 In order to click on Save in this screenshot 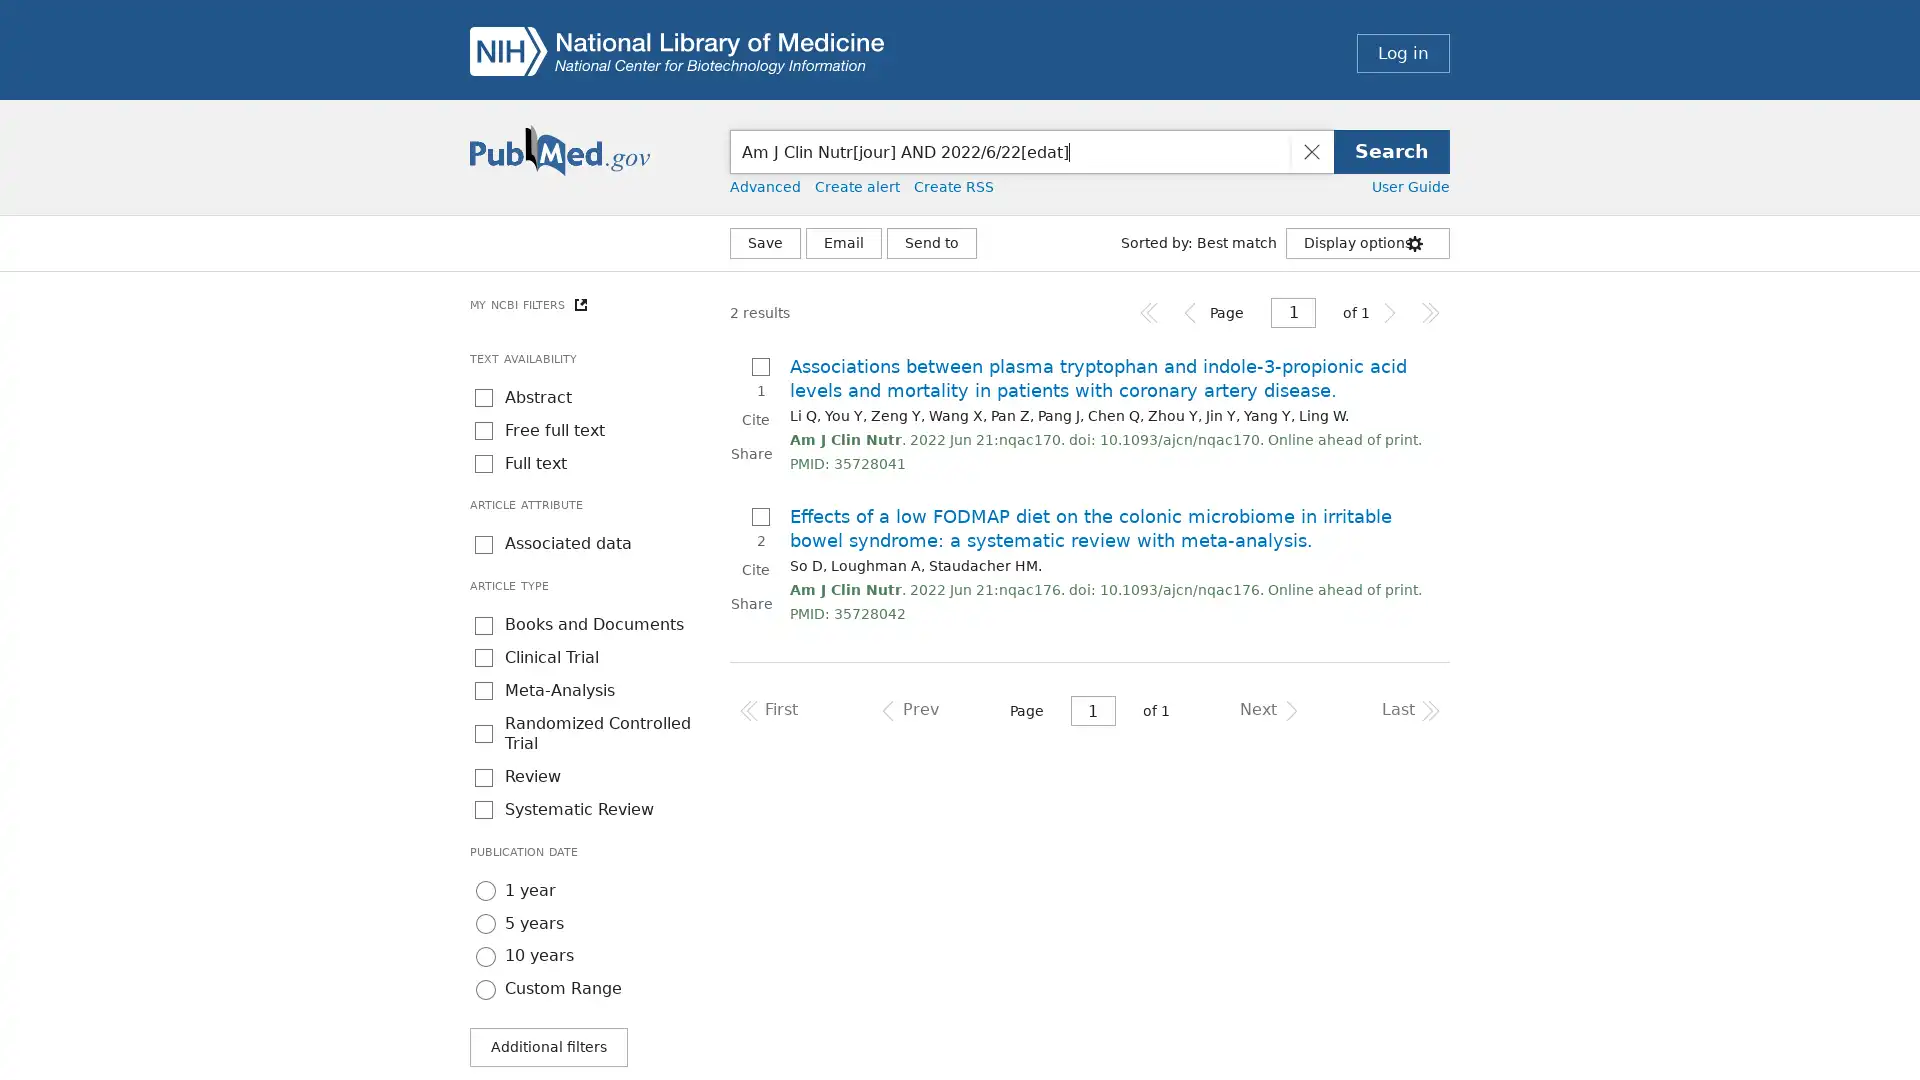, I will do `click(764, 242)`.